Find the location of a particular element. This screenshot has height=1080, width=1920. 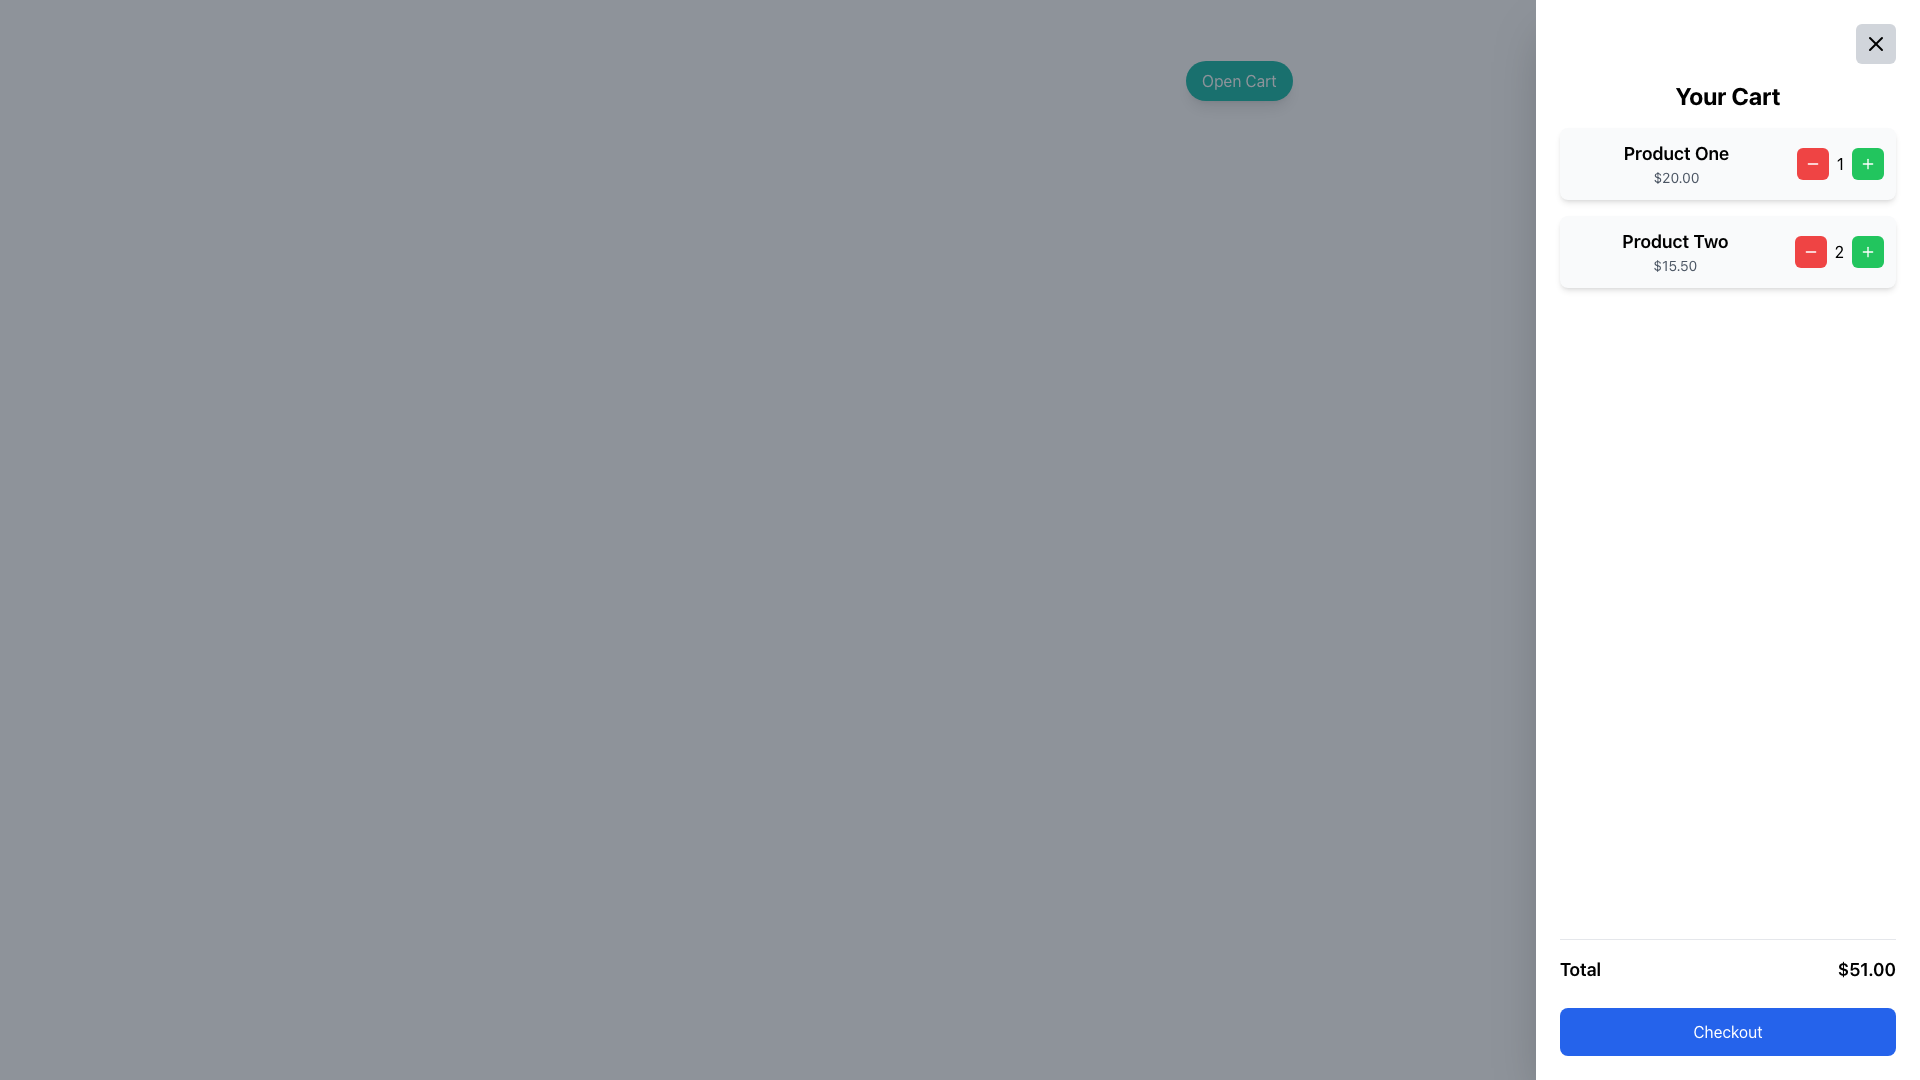

the close button located at the top-right corner of the cart panel is located at coordinates (1875, 43).